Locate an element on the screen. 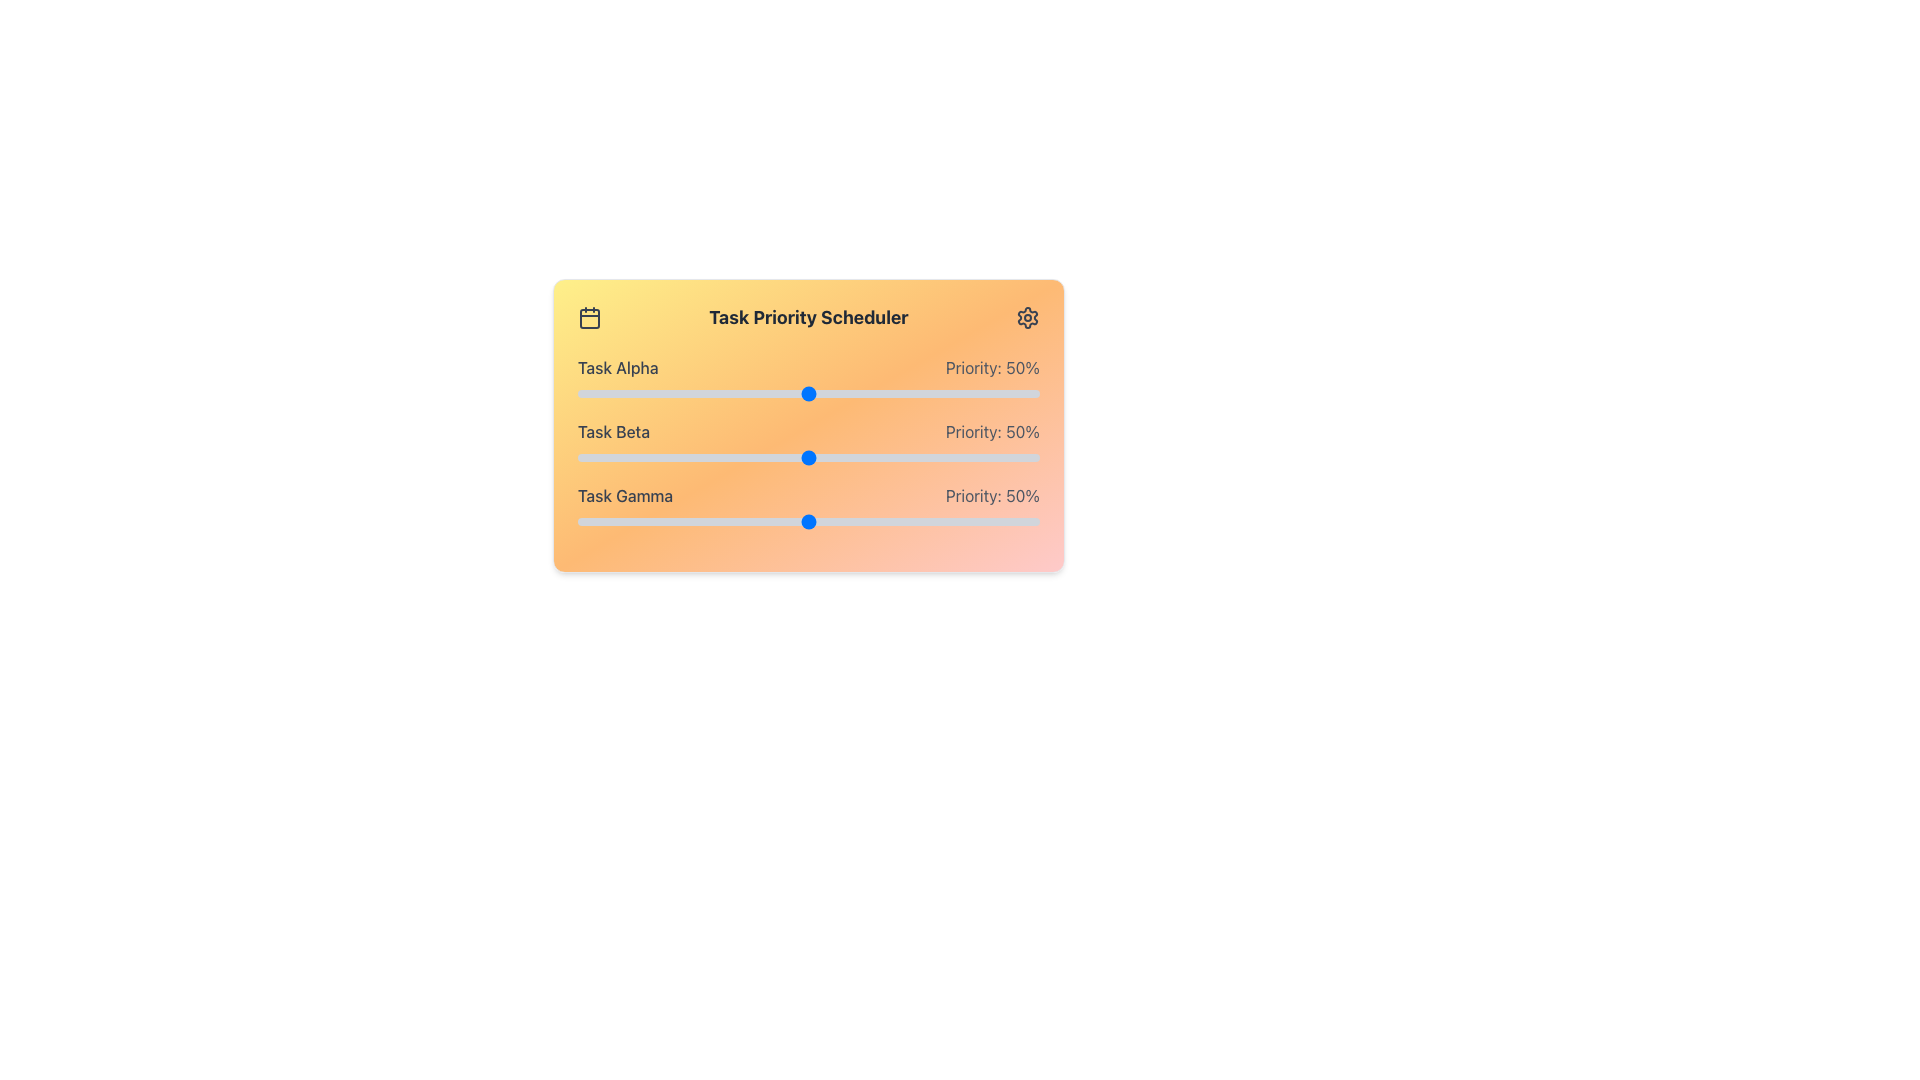 The image size is (1920, 1080). task priority is located at coordinates (1016, 520).